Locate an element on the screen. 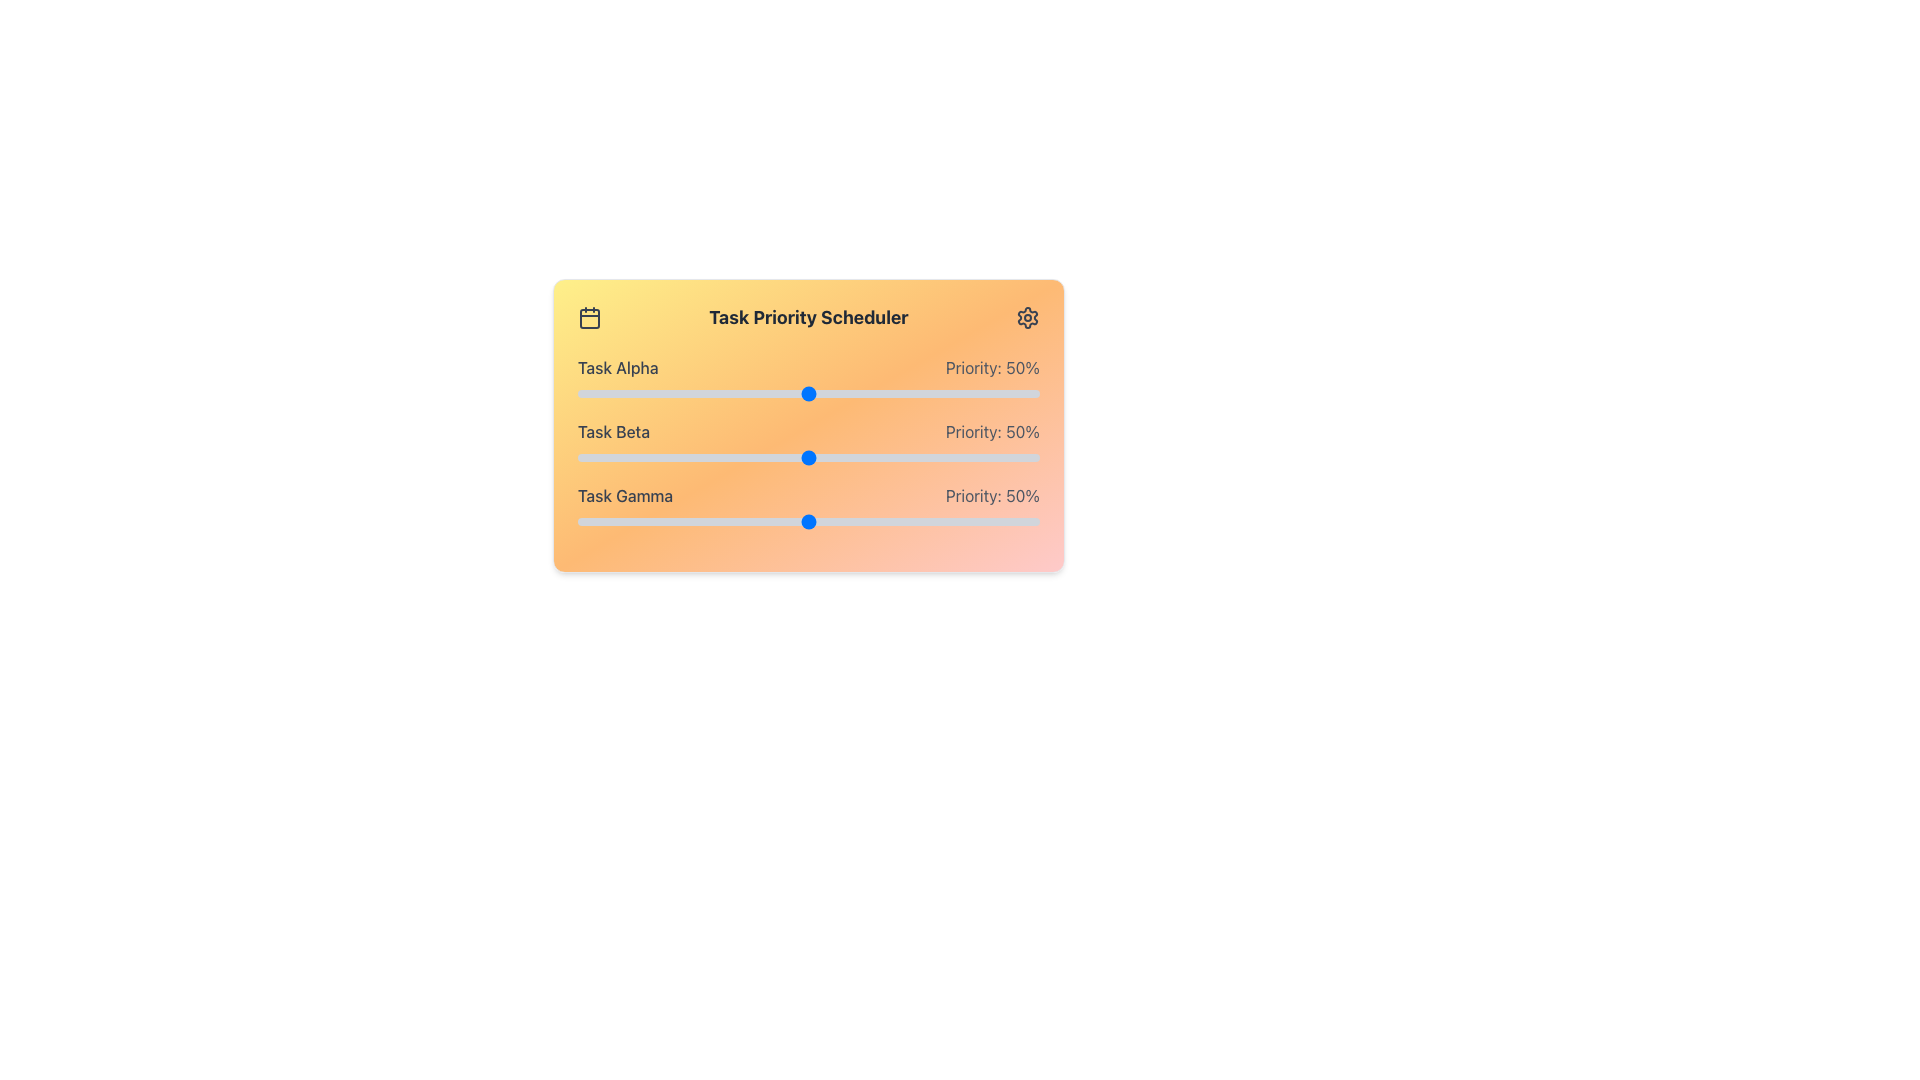 The image size is (1920, 1080). task priority is located at coordinates (1016, 520).